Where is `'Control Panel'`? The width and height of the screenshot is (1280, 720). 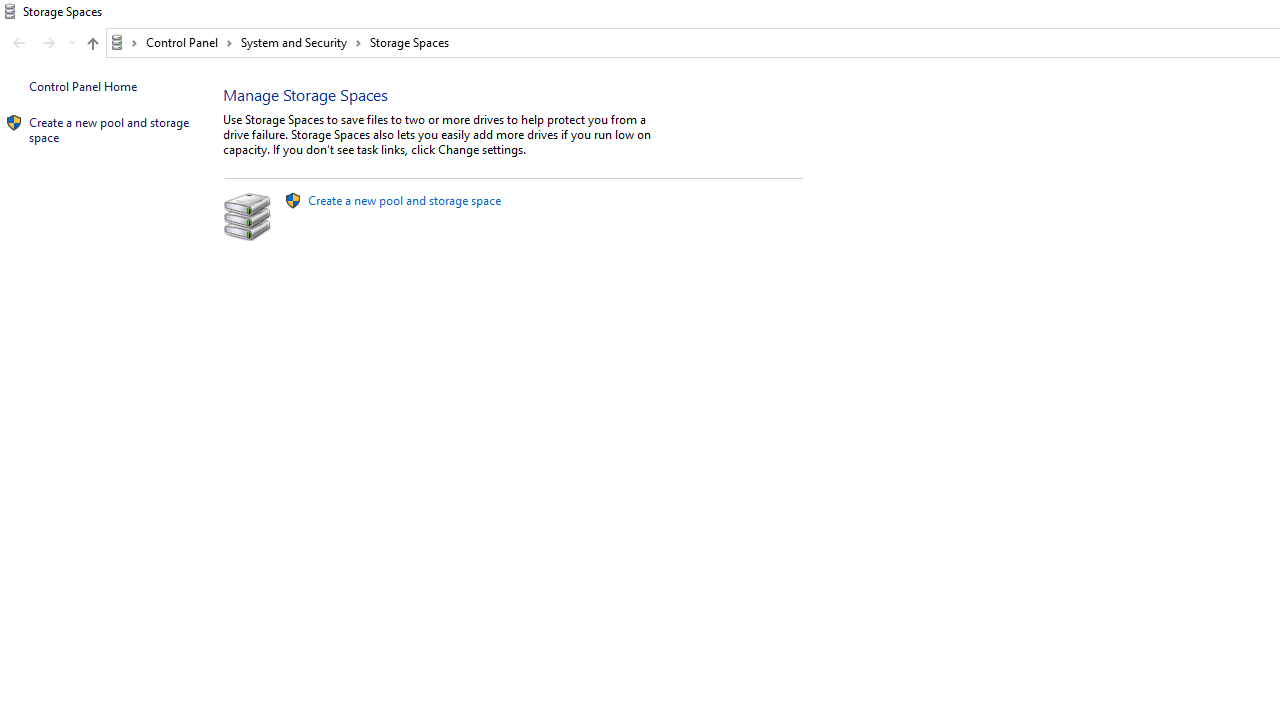 'Control Panel' is located at coordinates (189, 42).